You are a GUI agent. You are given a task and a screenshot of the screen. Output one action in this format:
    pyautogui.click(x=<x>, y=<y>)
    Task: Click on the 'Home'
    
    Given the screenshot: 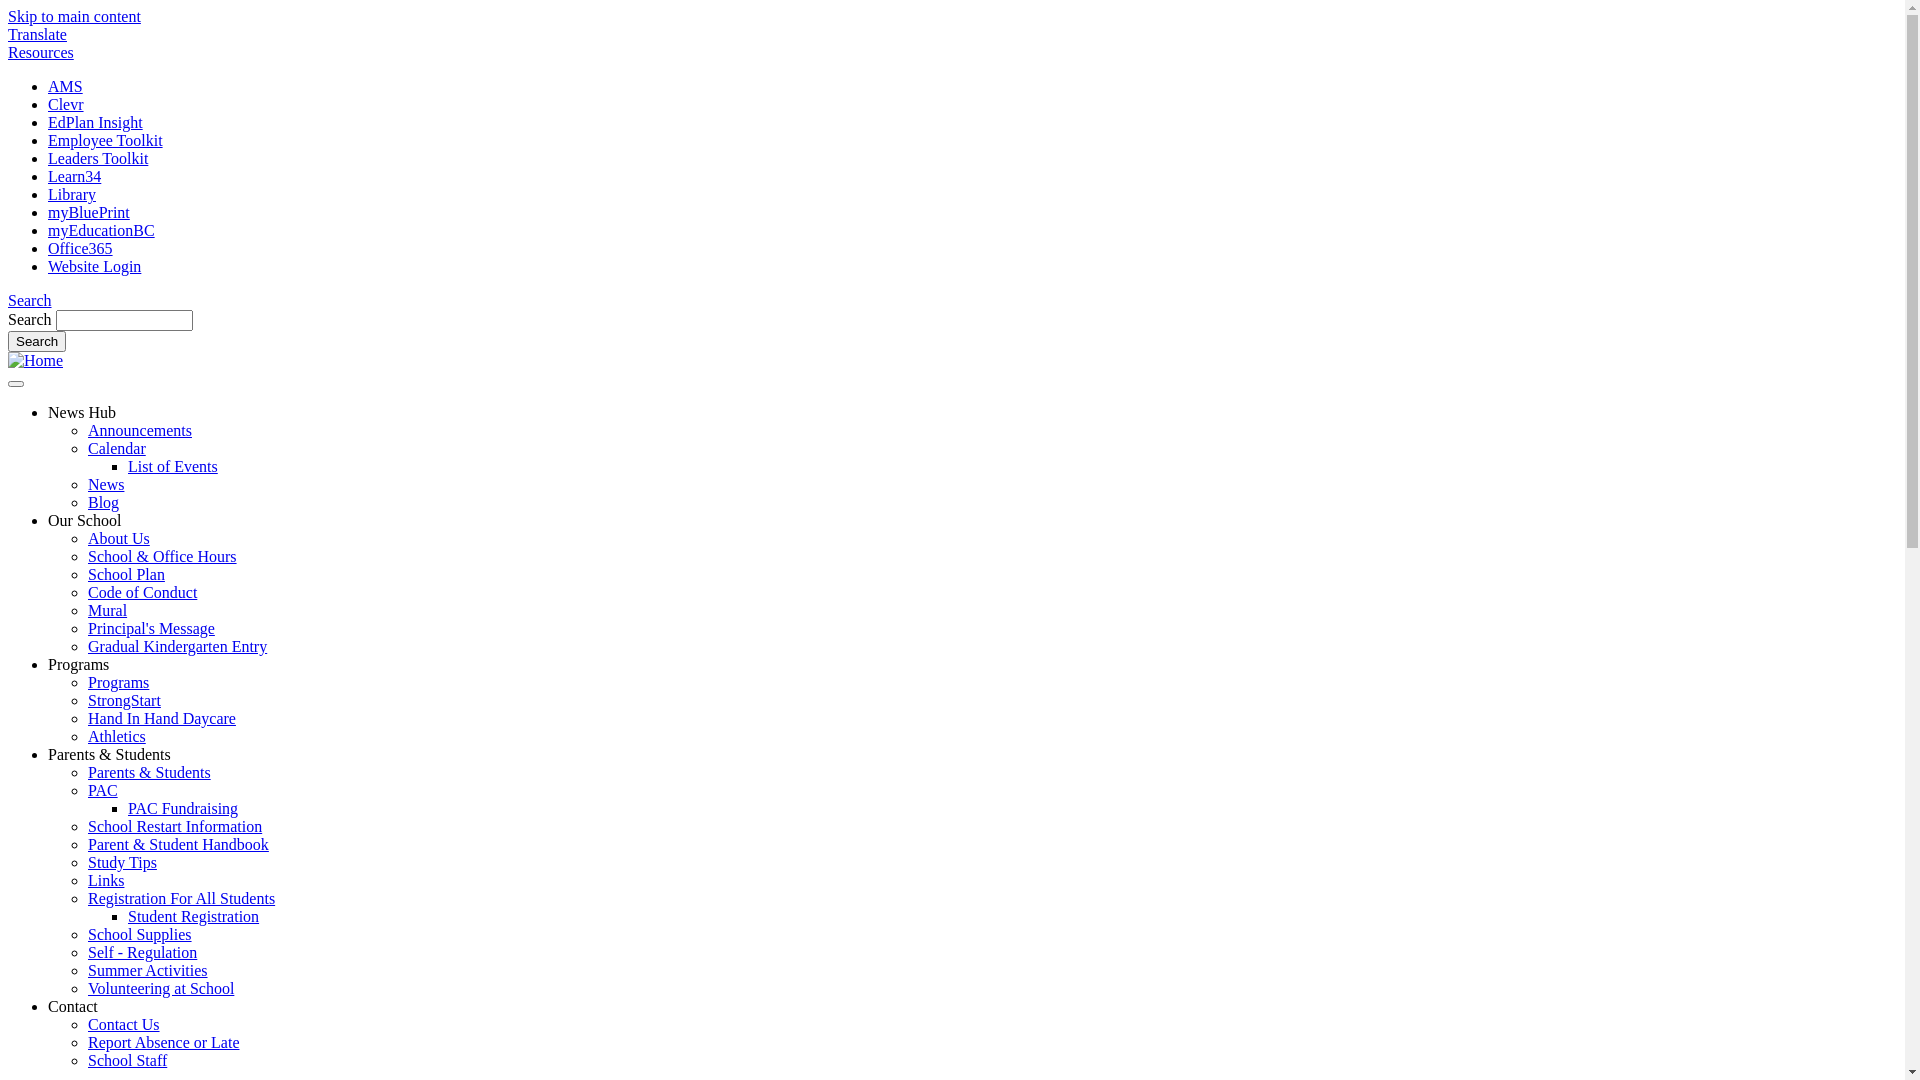 What is the action you would take?
    pyautogui.click(x=35, y=360)
    